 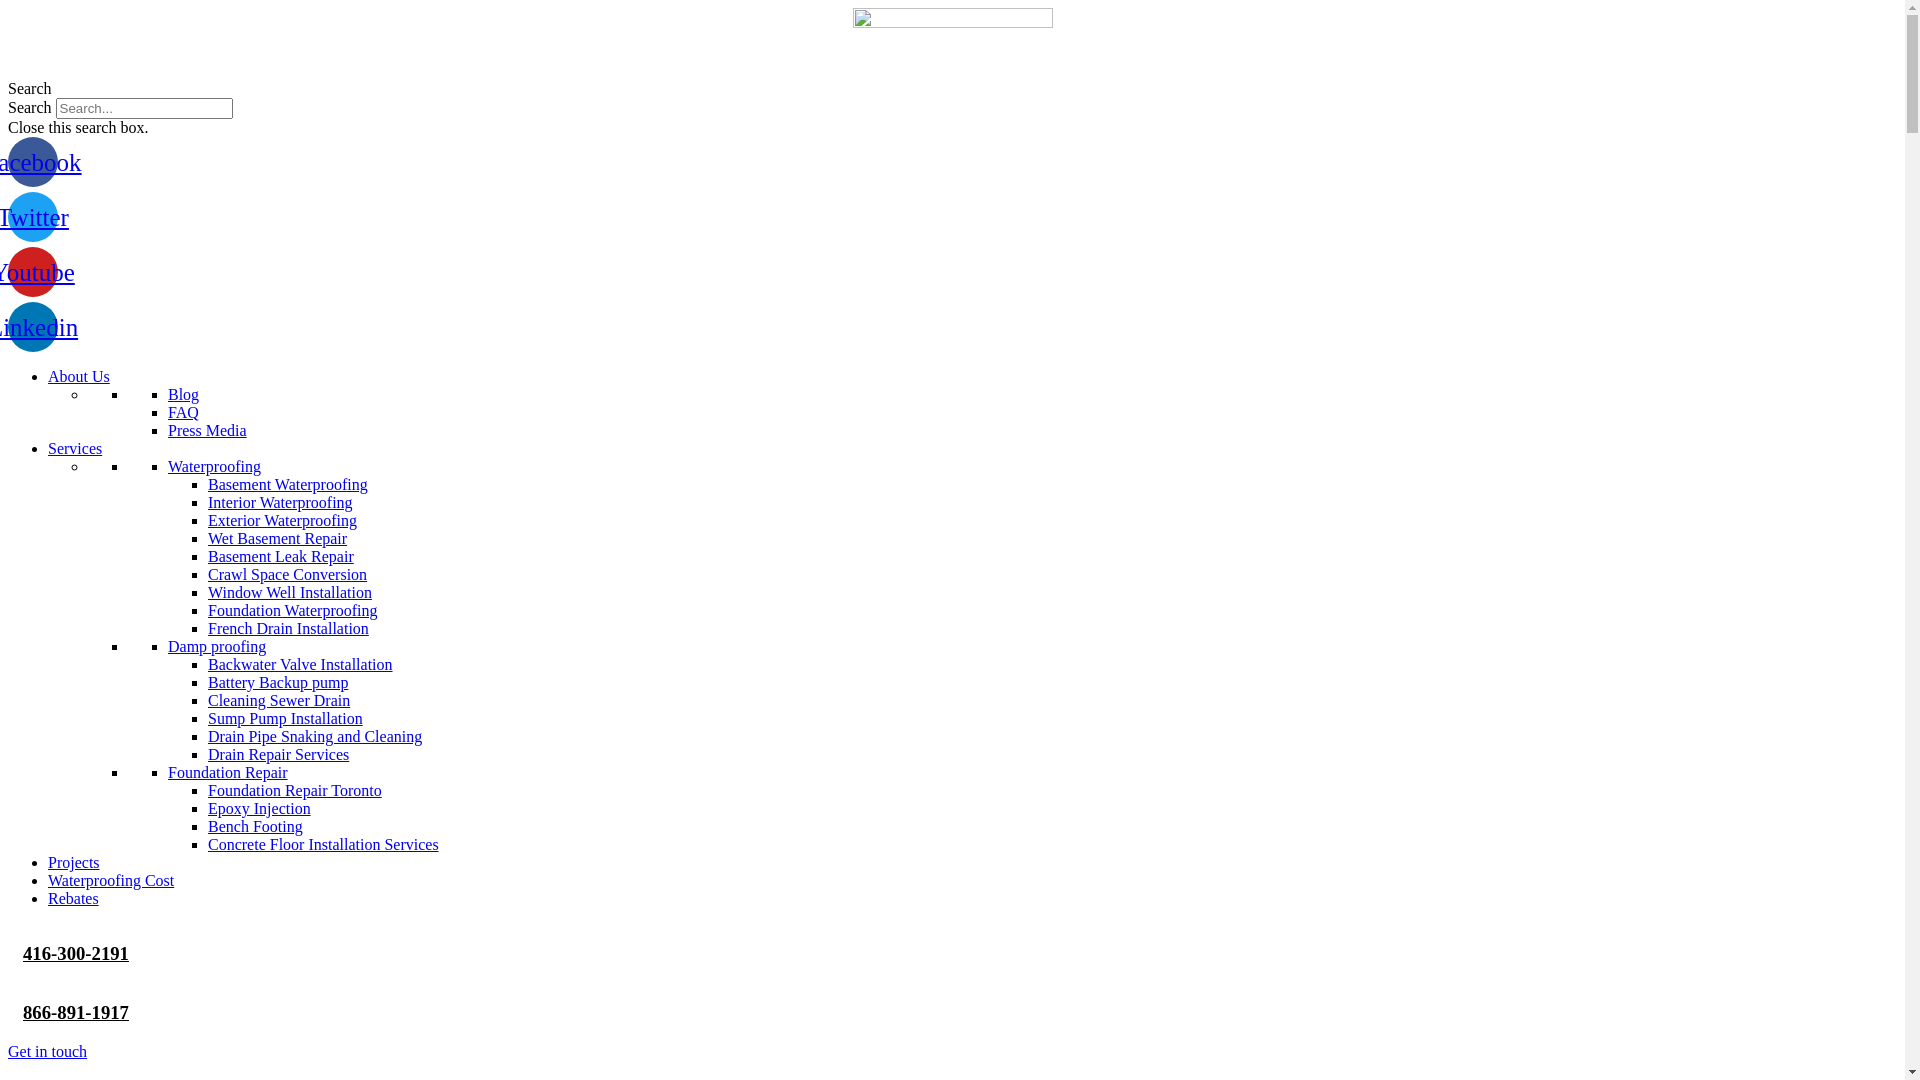 I want to click on 'Twitter', so click(x=33, y=216).